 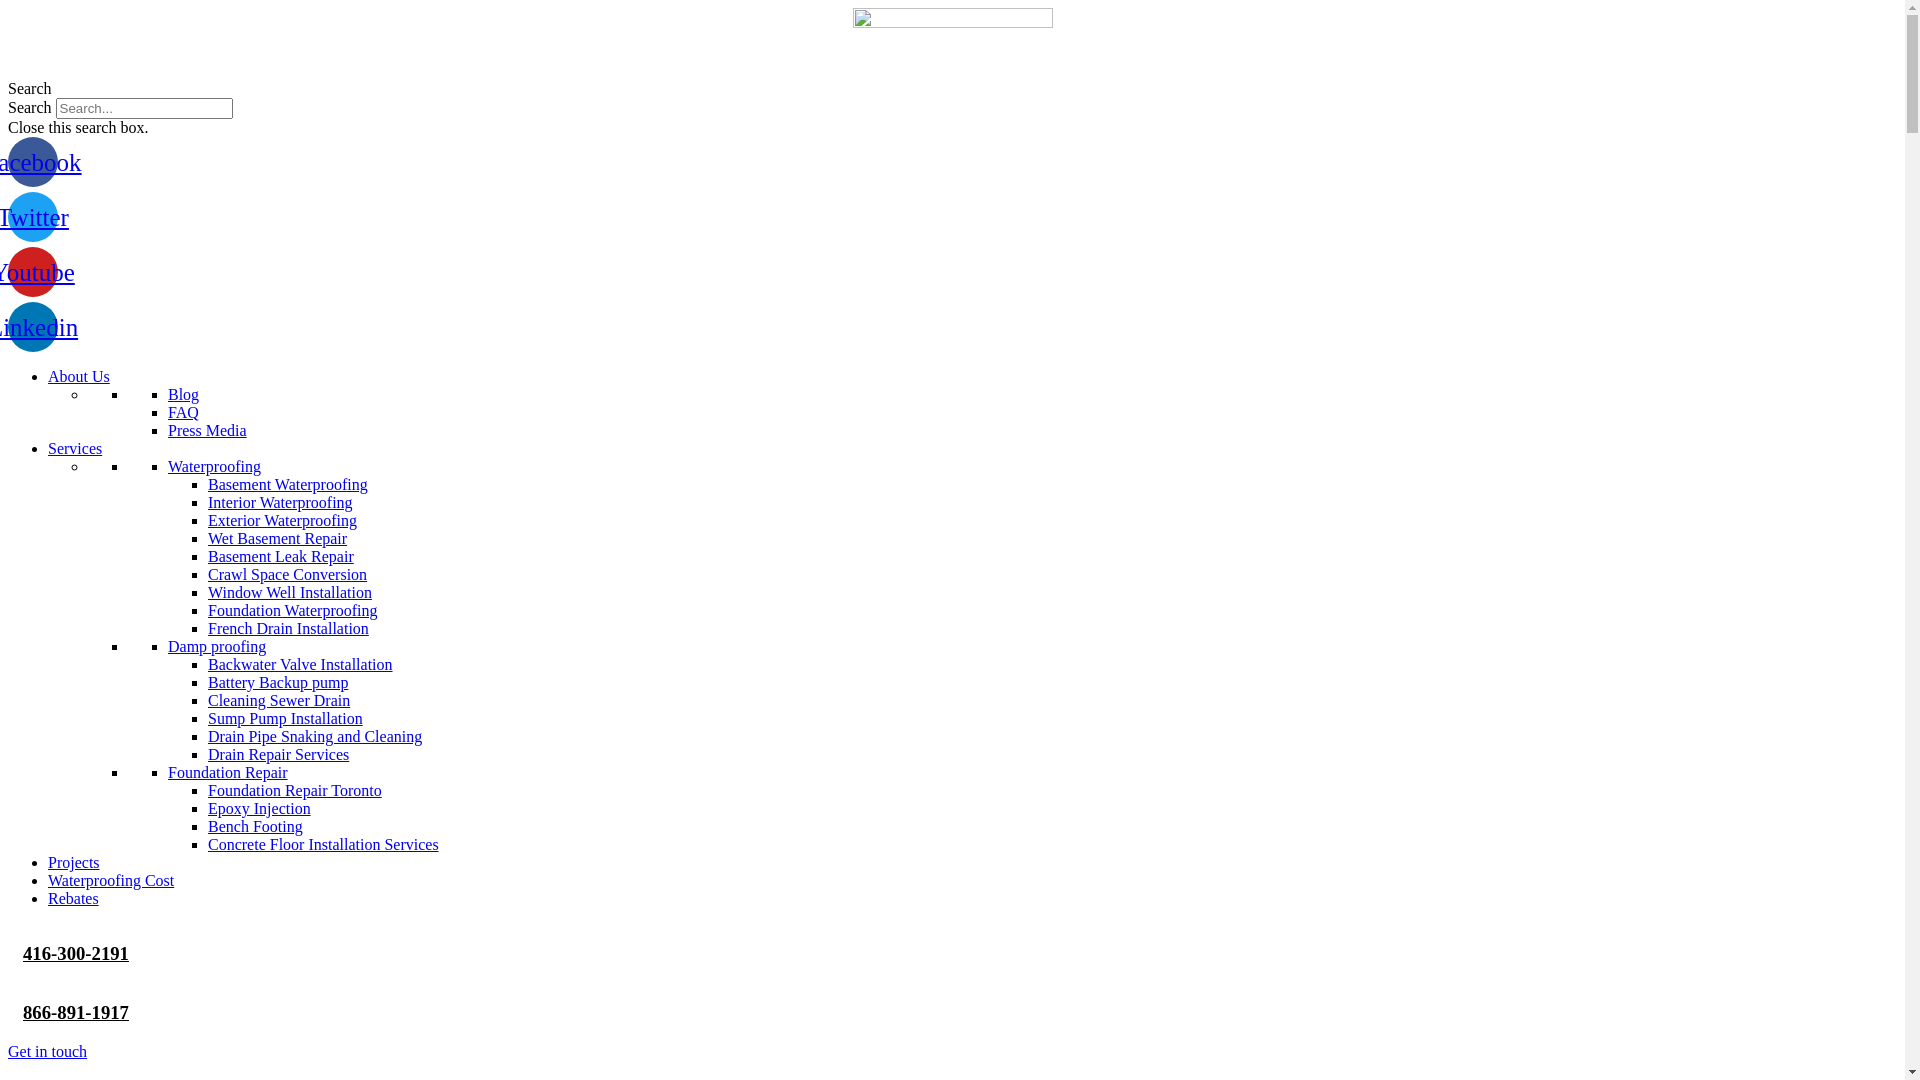 I want to click on 'Twitter', so click(x=33, y=216).